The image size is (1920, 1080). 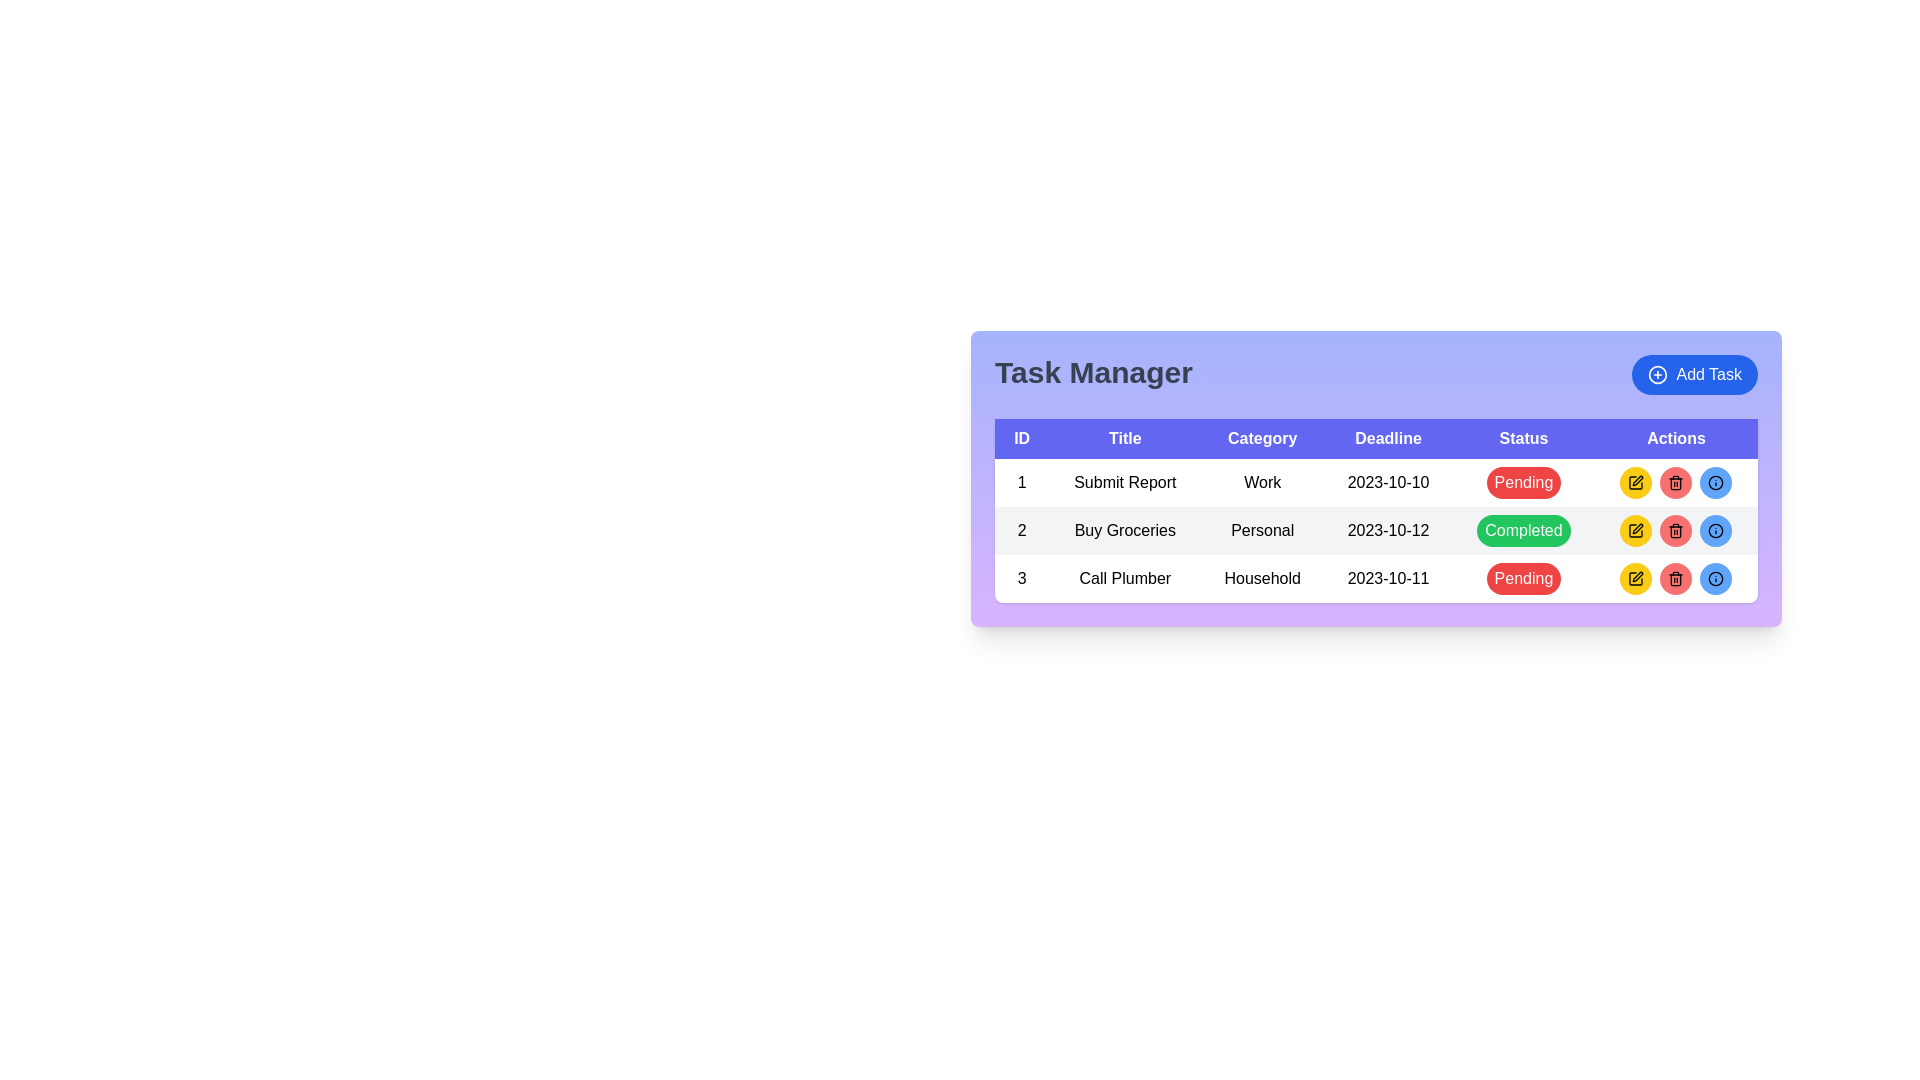 I want to click on the 'Delete' button located in the 'Actions' column of the first row in the task table, so click(x=1676, y=482).